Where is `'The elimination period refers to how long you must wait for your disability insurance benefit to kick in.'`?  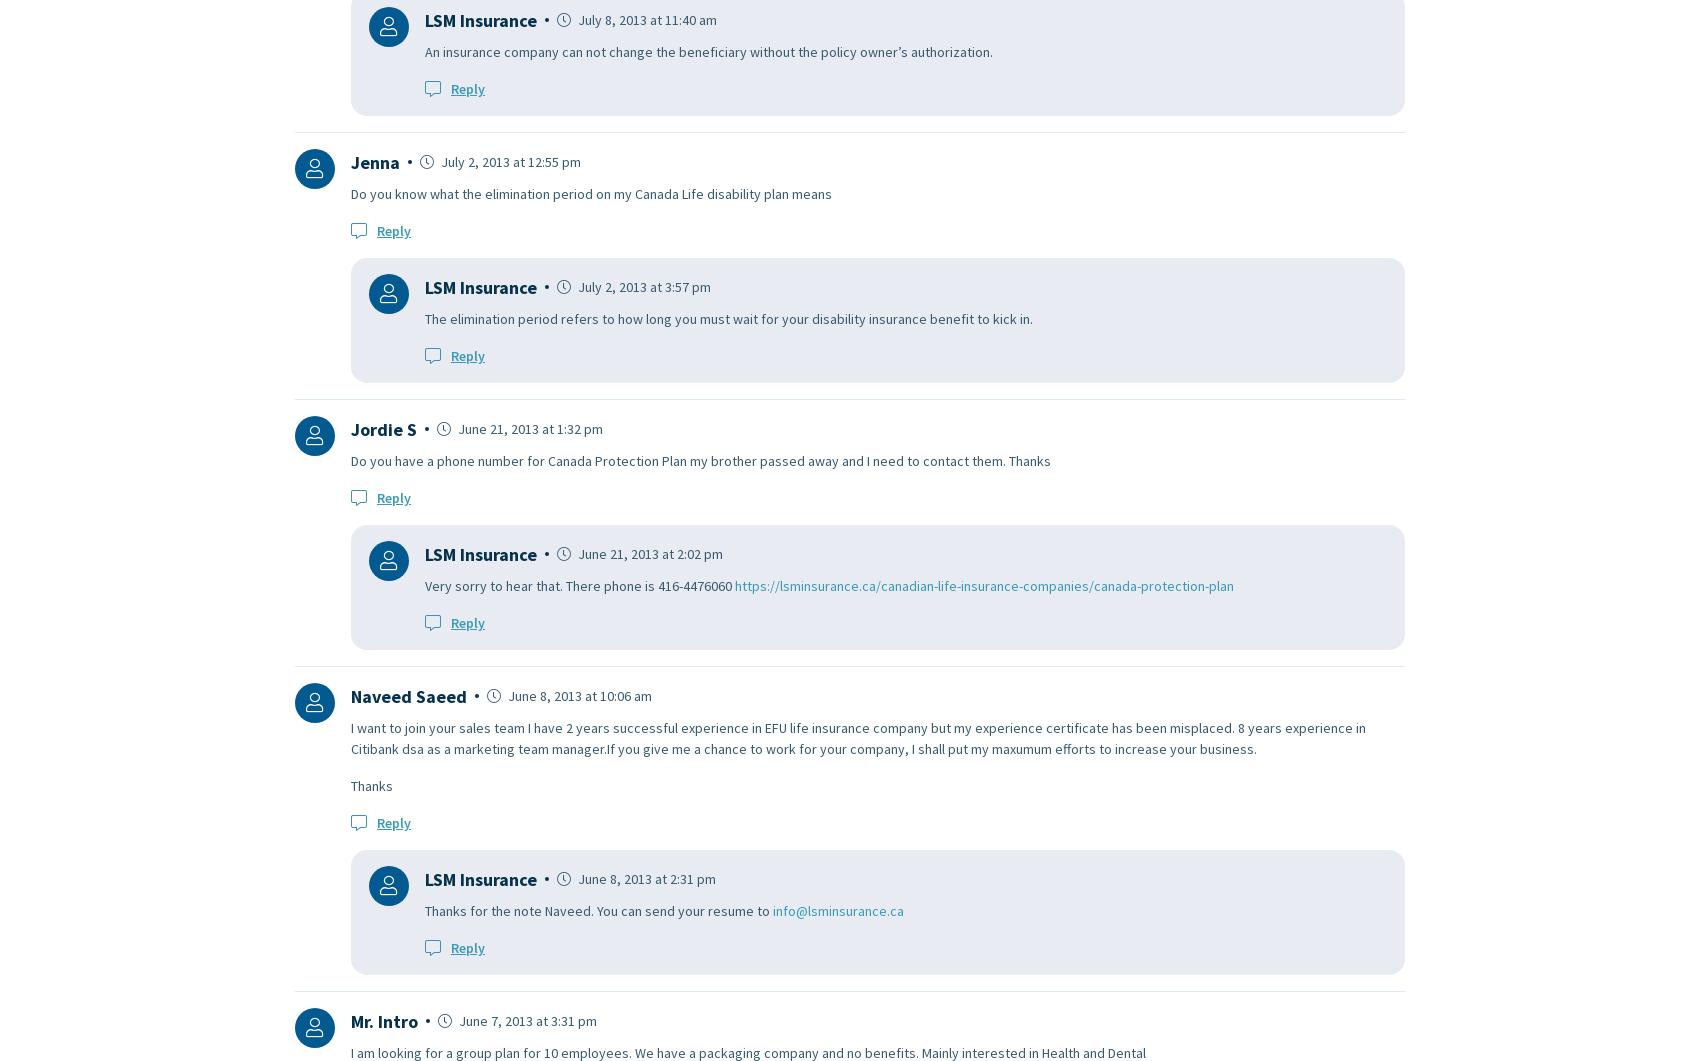
'The elimination period refers to how long you must wait for your disability insurance benefit to kick in.' is located at coordinates (728, 316).